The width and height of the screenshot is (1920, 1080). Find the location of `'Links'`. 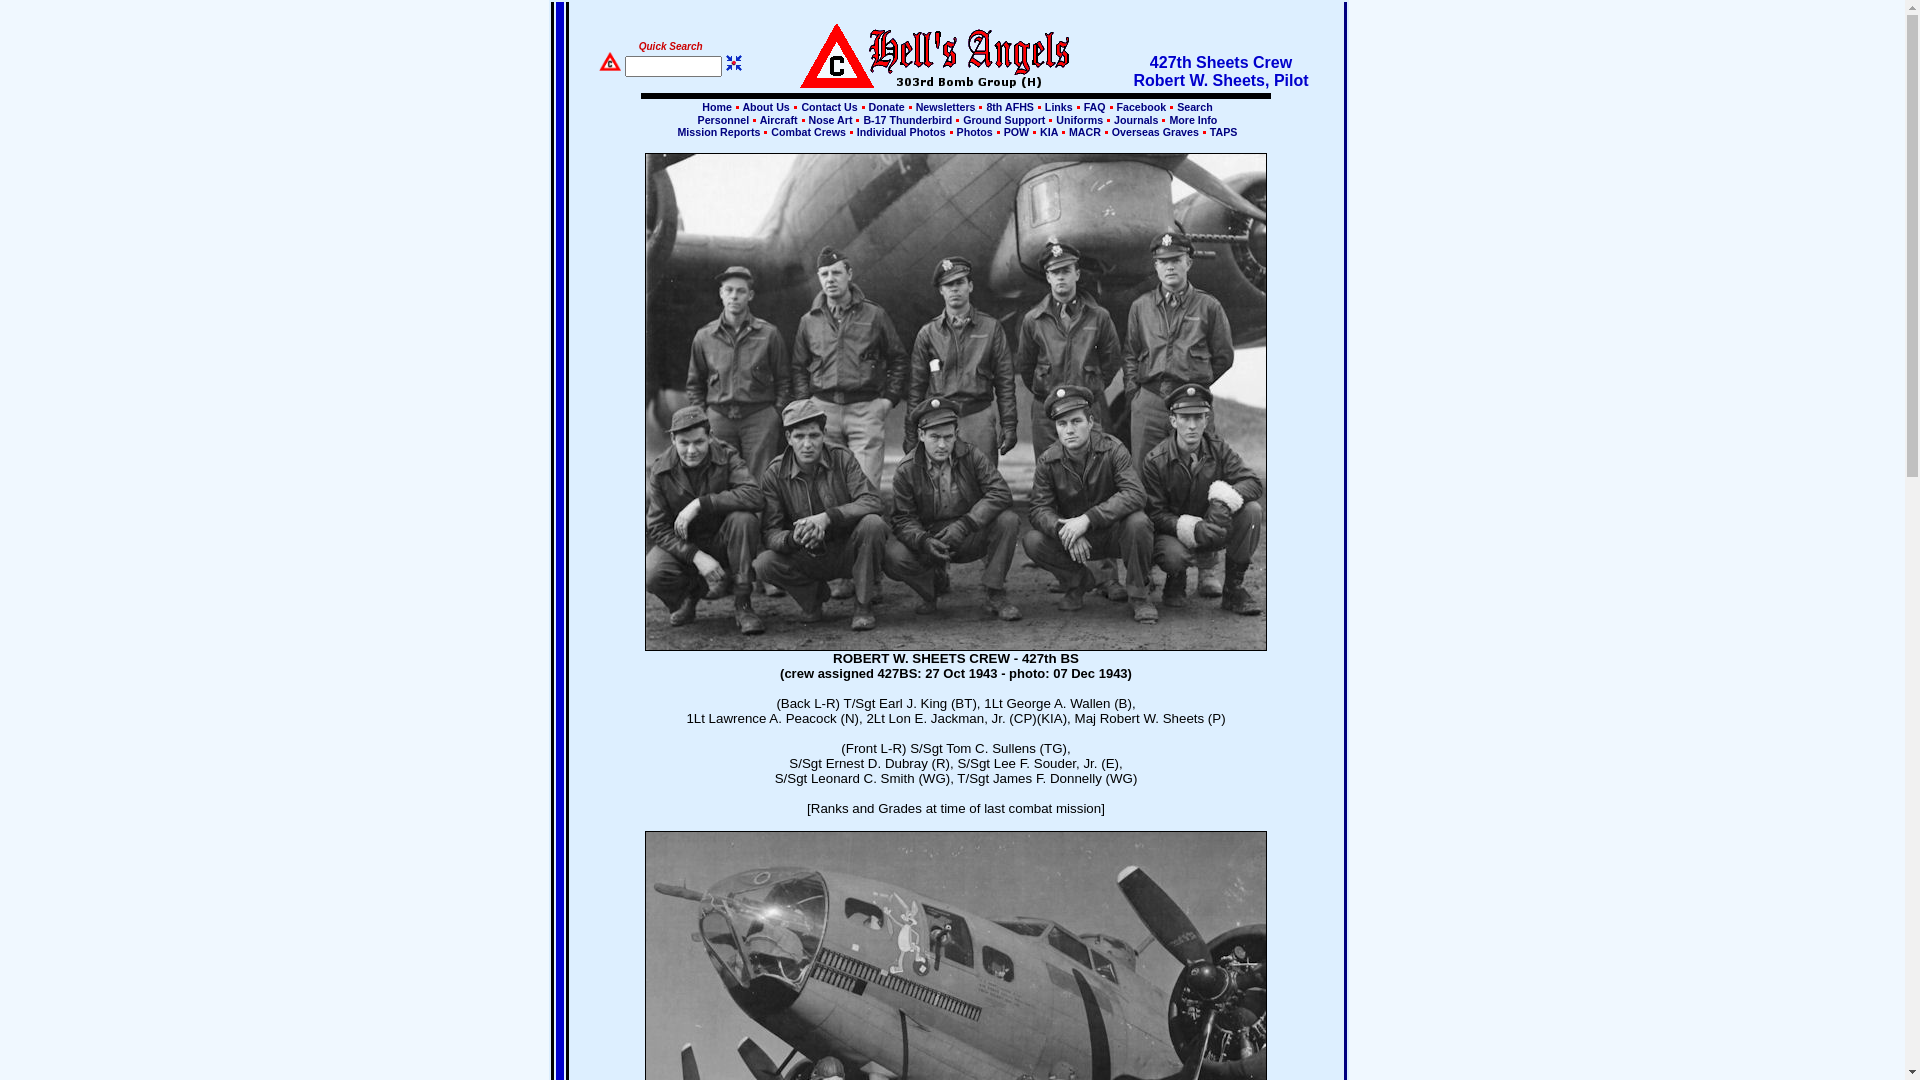

'Links' is located at coordinates (1058, 107).